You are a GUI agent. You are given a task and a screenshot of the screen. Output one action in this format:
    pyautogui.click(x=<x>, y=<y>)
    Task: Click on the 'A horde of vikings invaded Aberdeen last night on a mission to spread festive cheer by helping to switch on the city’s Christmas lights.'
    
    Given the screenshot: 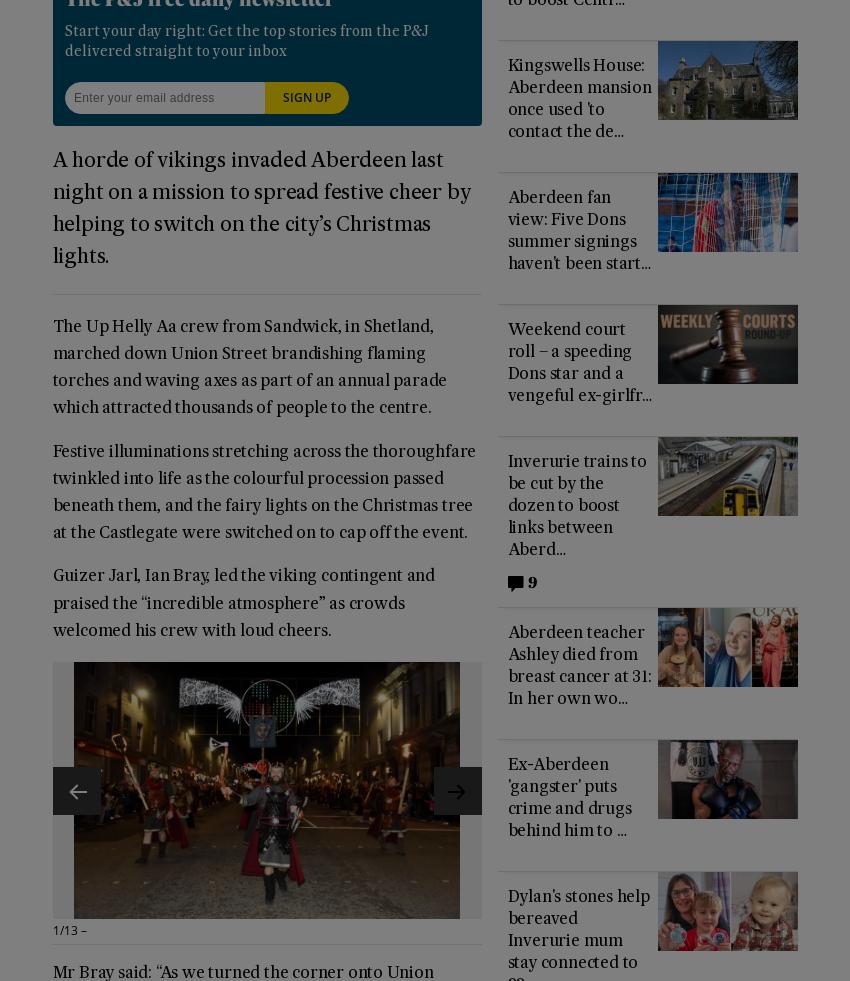 What is the action you would take?
    pyautogui.click(x=260, y=207)
    